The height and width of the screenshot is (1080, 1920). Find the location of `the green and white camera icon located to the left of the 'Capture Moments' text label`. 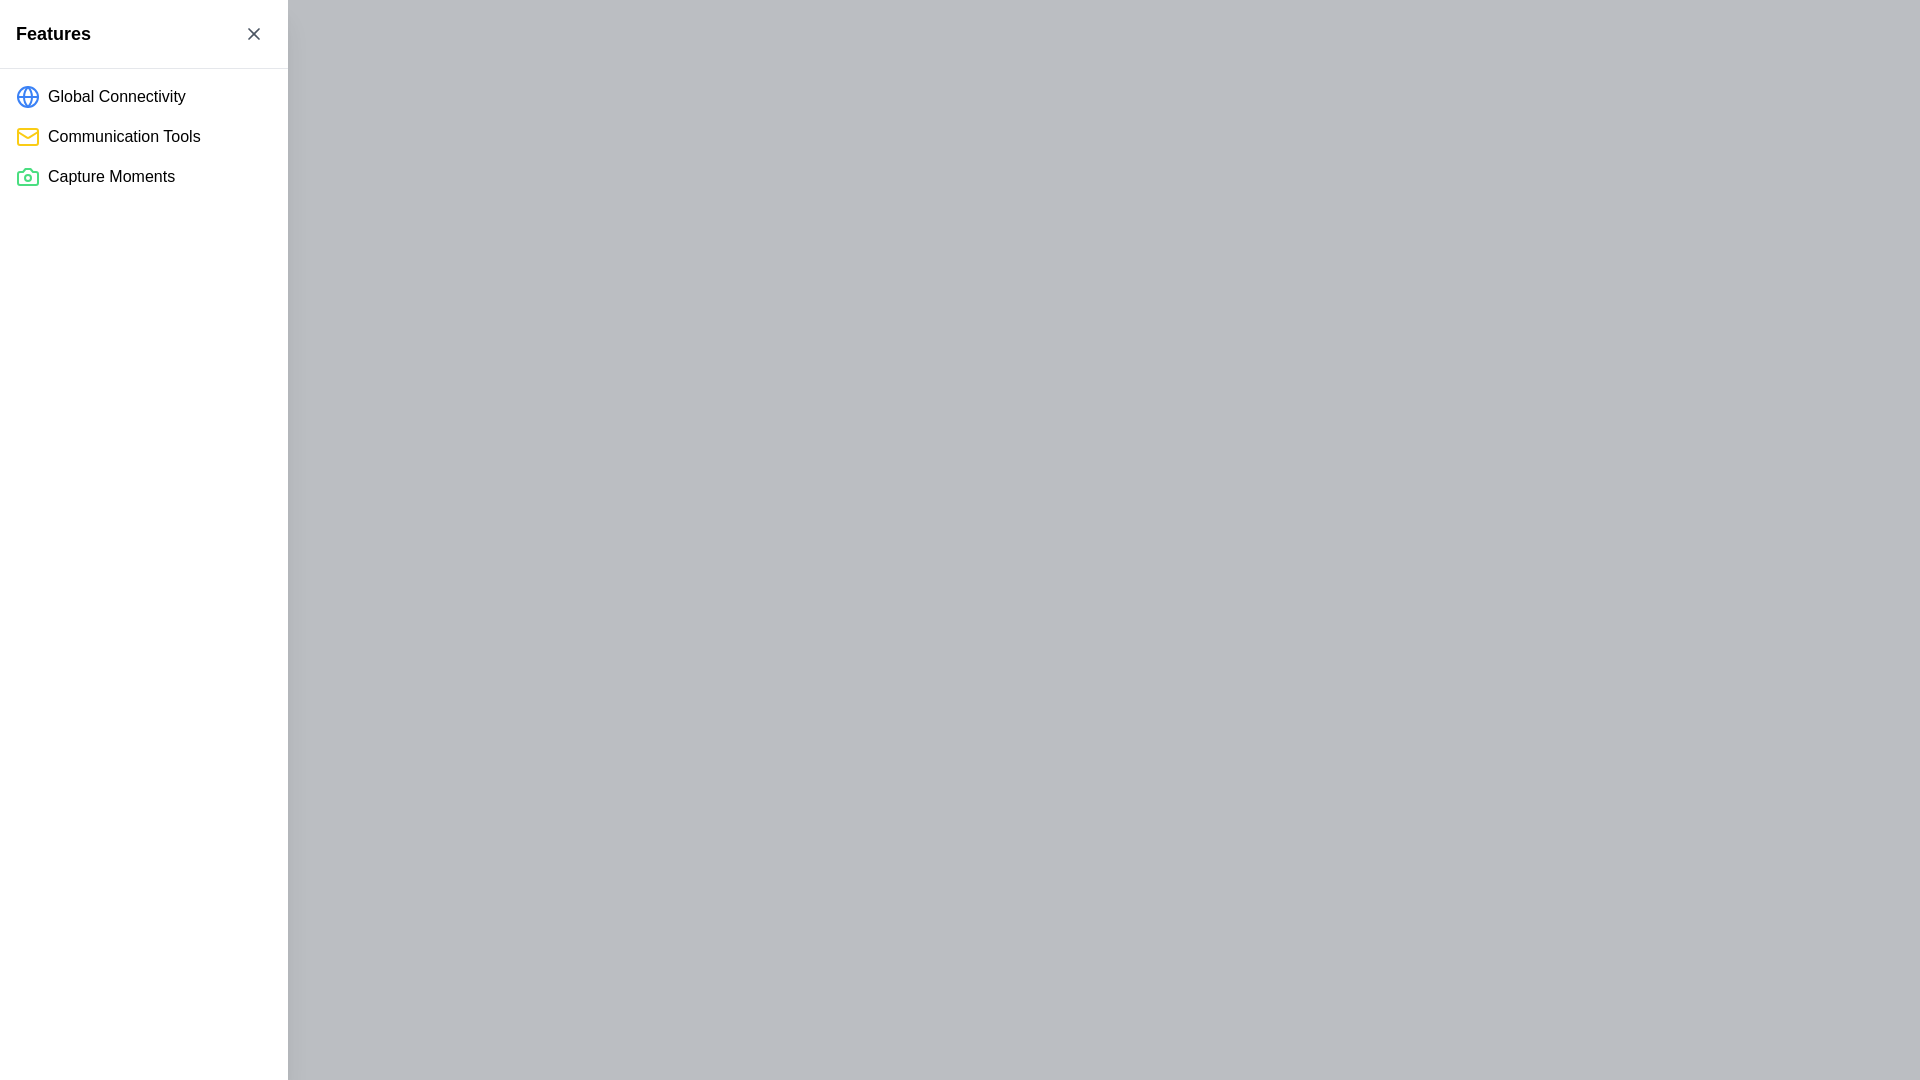

the green and white camera icon located to the left of the 'Capture Moments' text label is located at coordinates (28, 176).